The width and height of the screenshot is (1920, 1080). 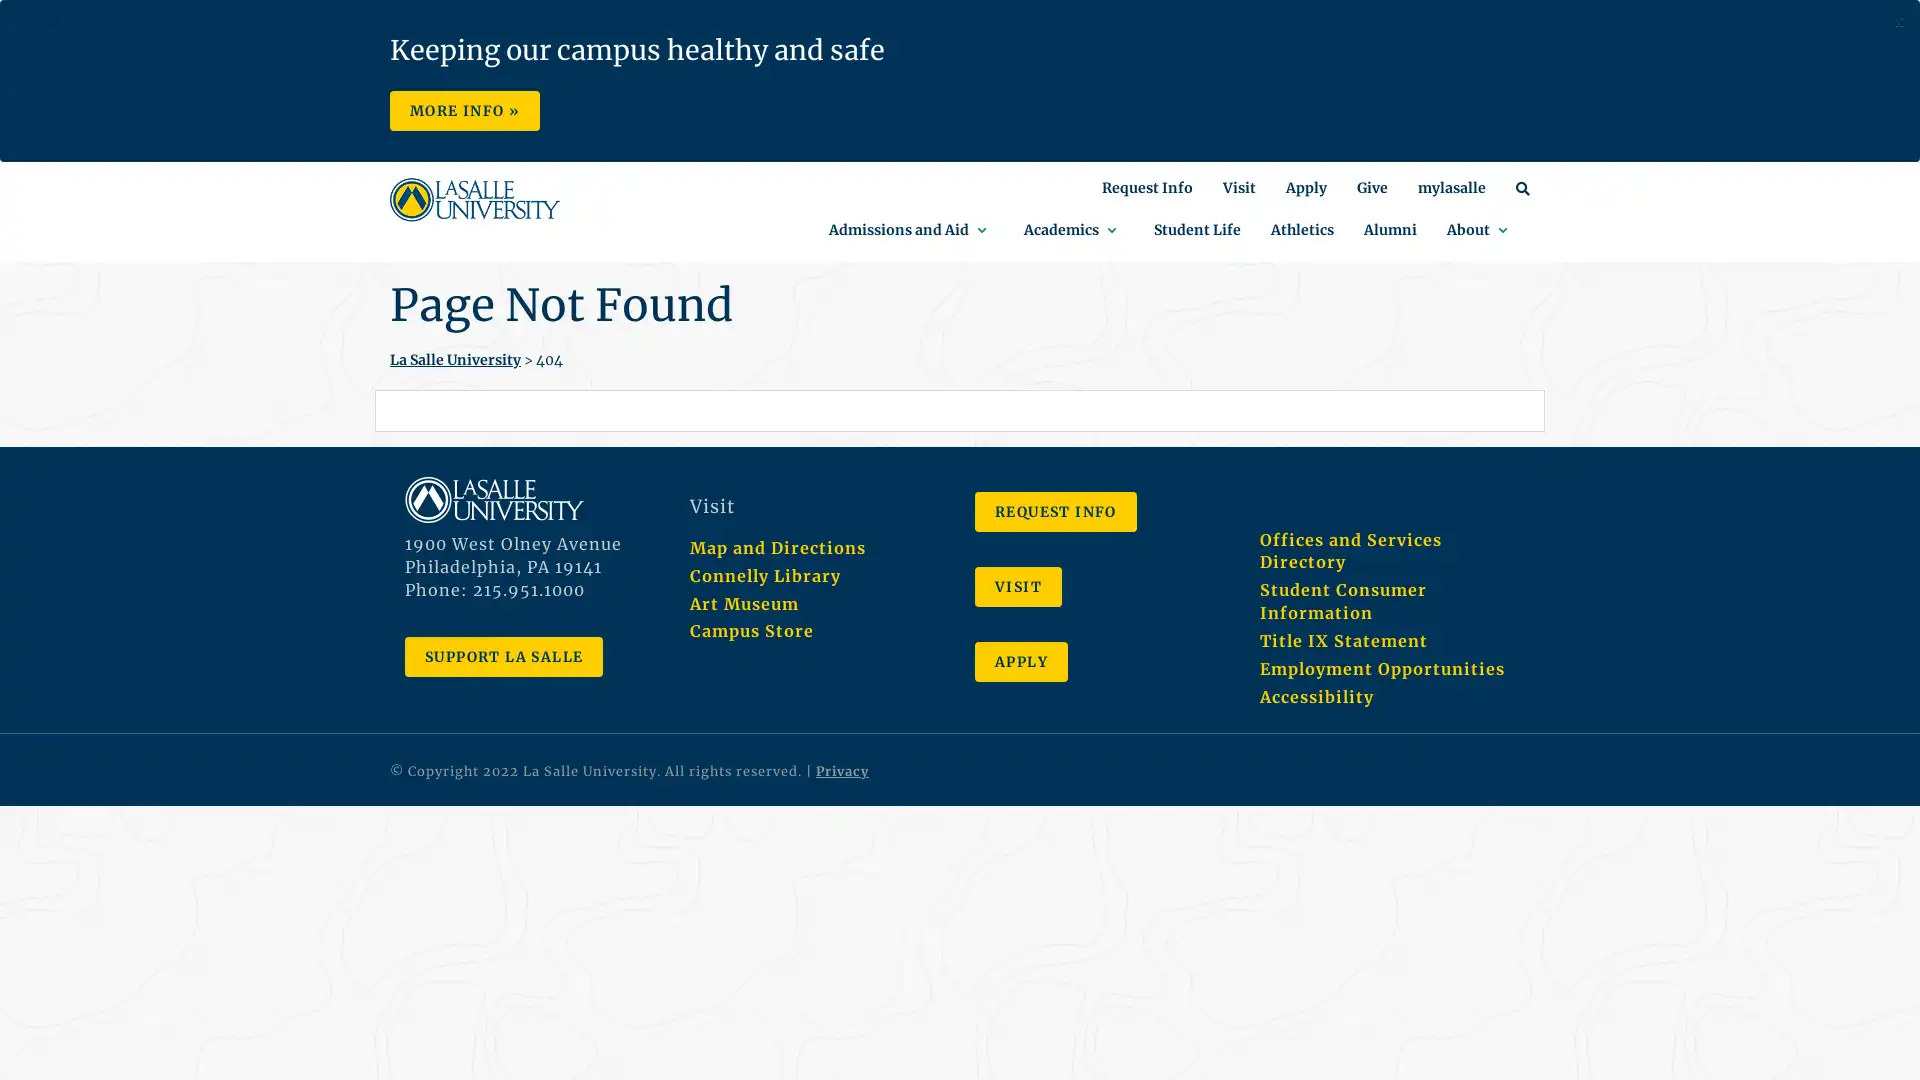 I want to click on Close notification area X, so click(x=1898, y=22).